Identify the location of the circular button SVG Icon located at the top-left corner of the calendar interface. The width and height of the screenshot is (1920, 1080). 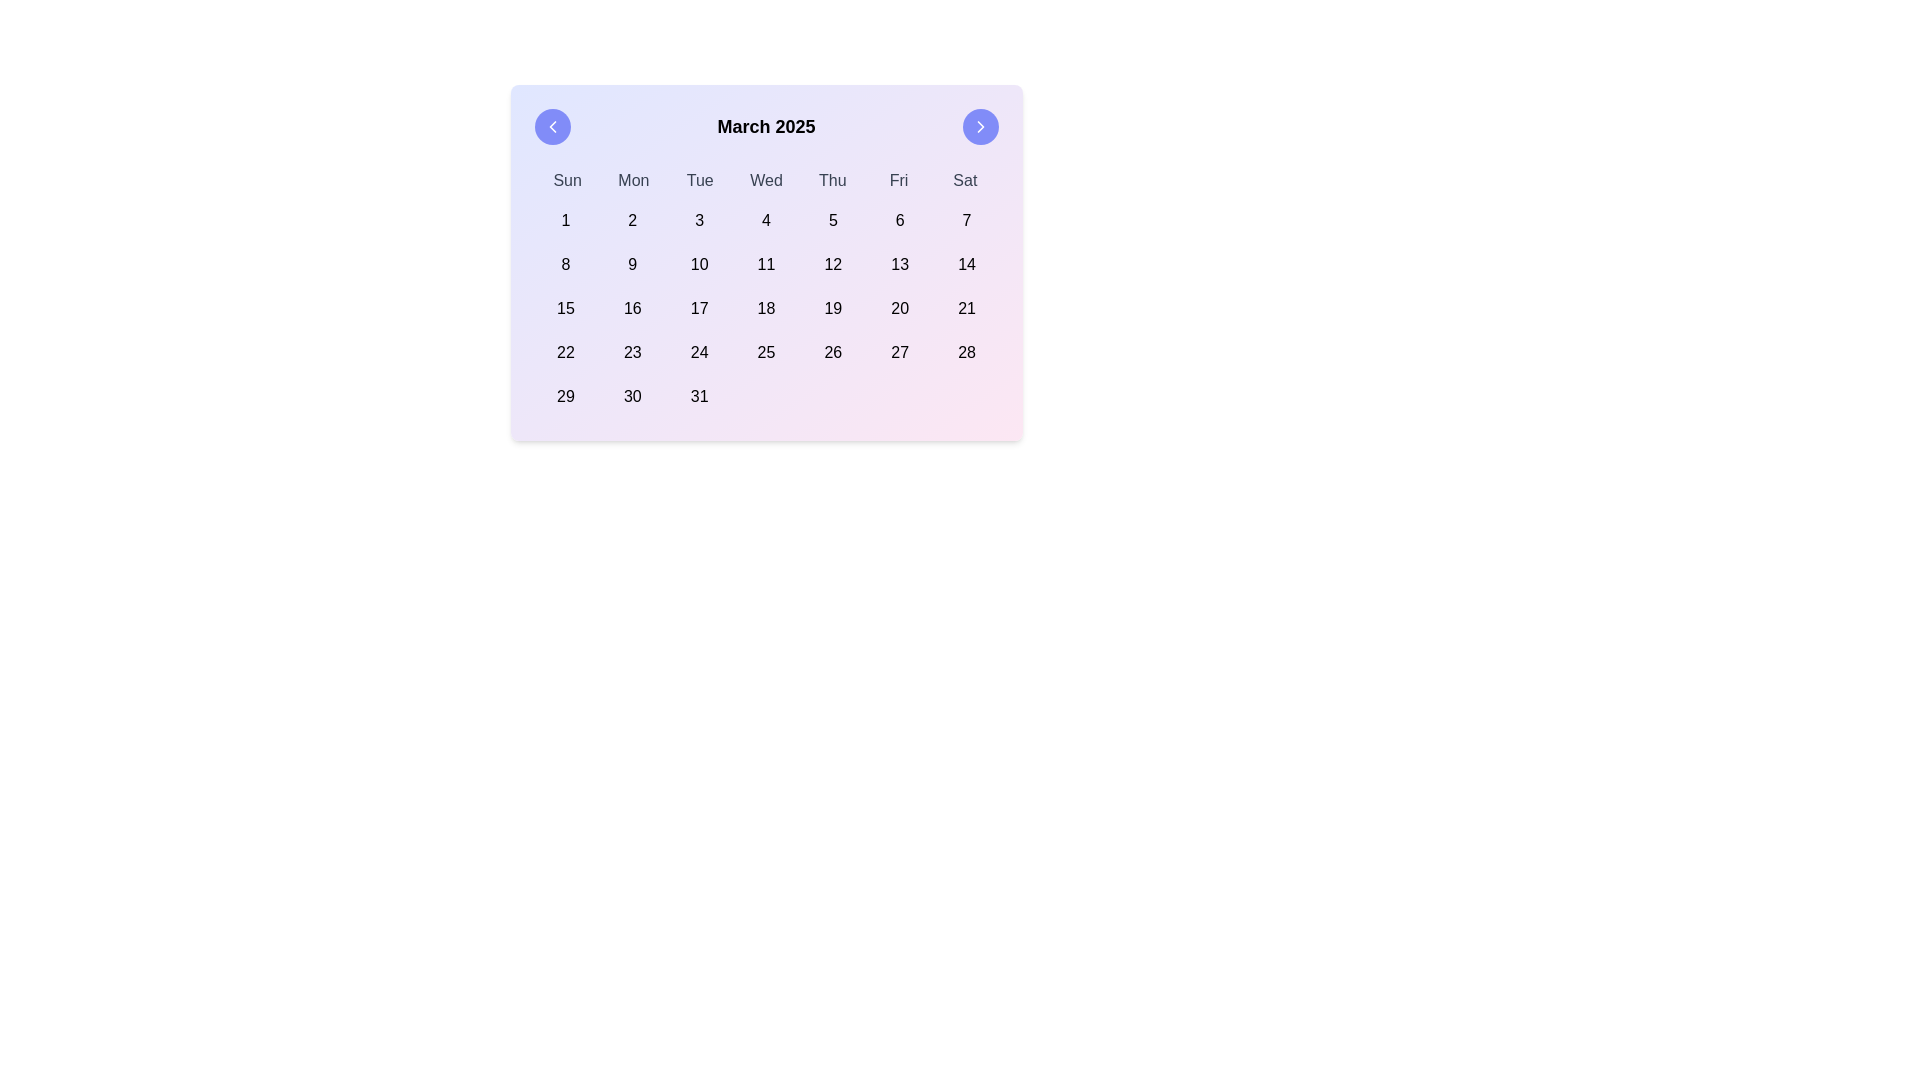
(552, 127).